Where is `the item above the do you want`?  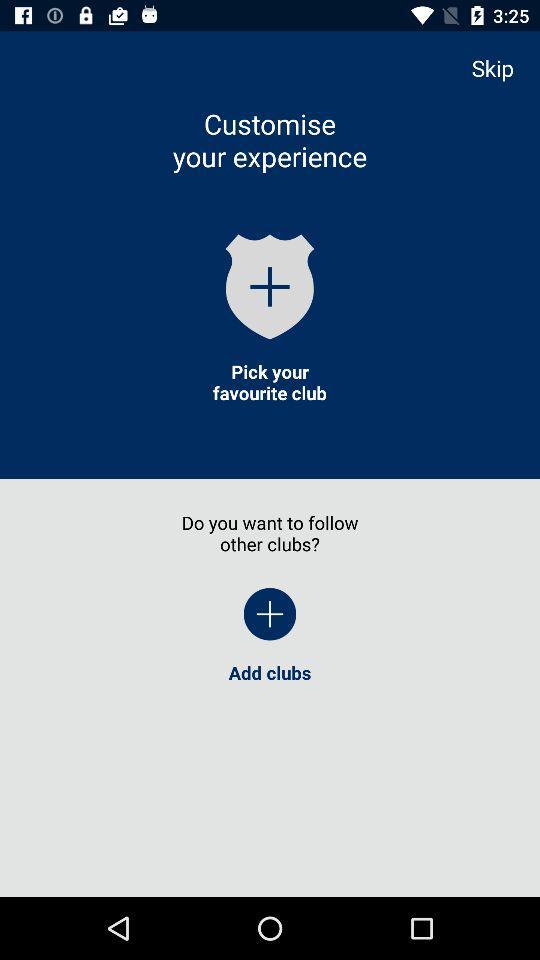
the item above the do you want is located at coordinates (270, 381).